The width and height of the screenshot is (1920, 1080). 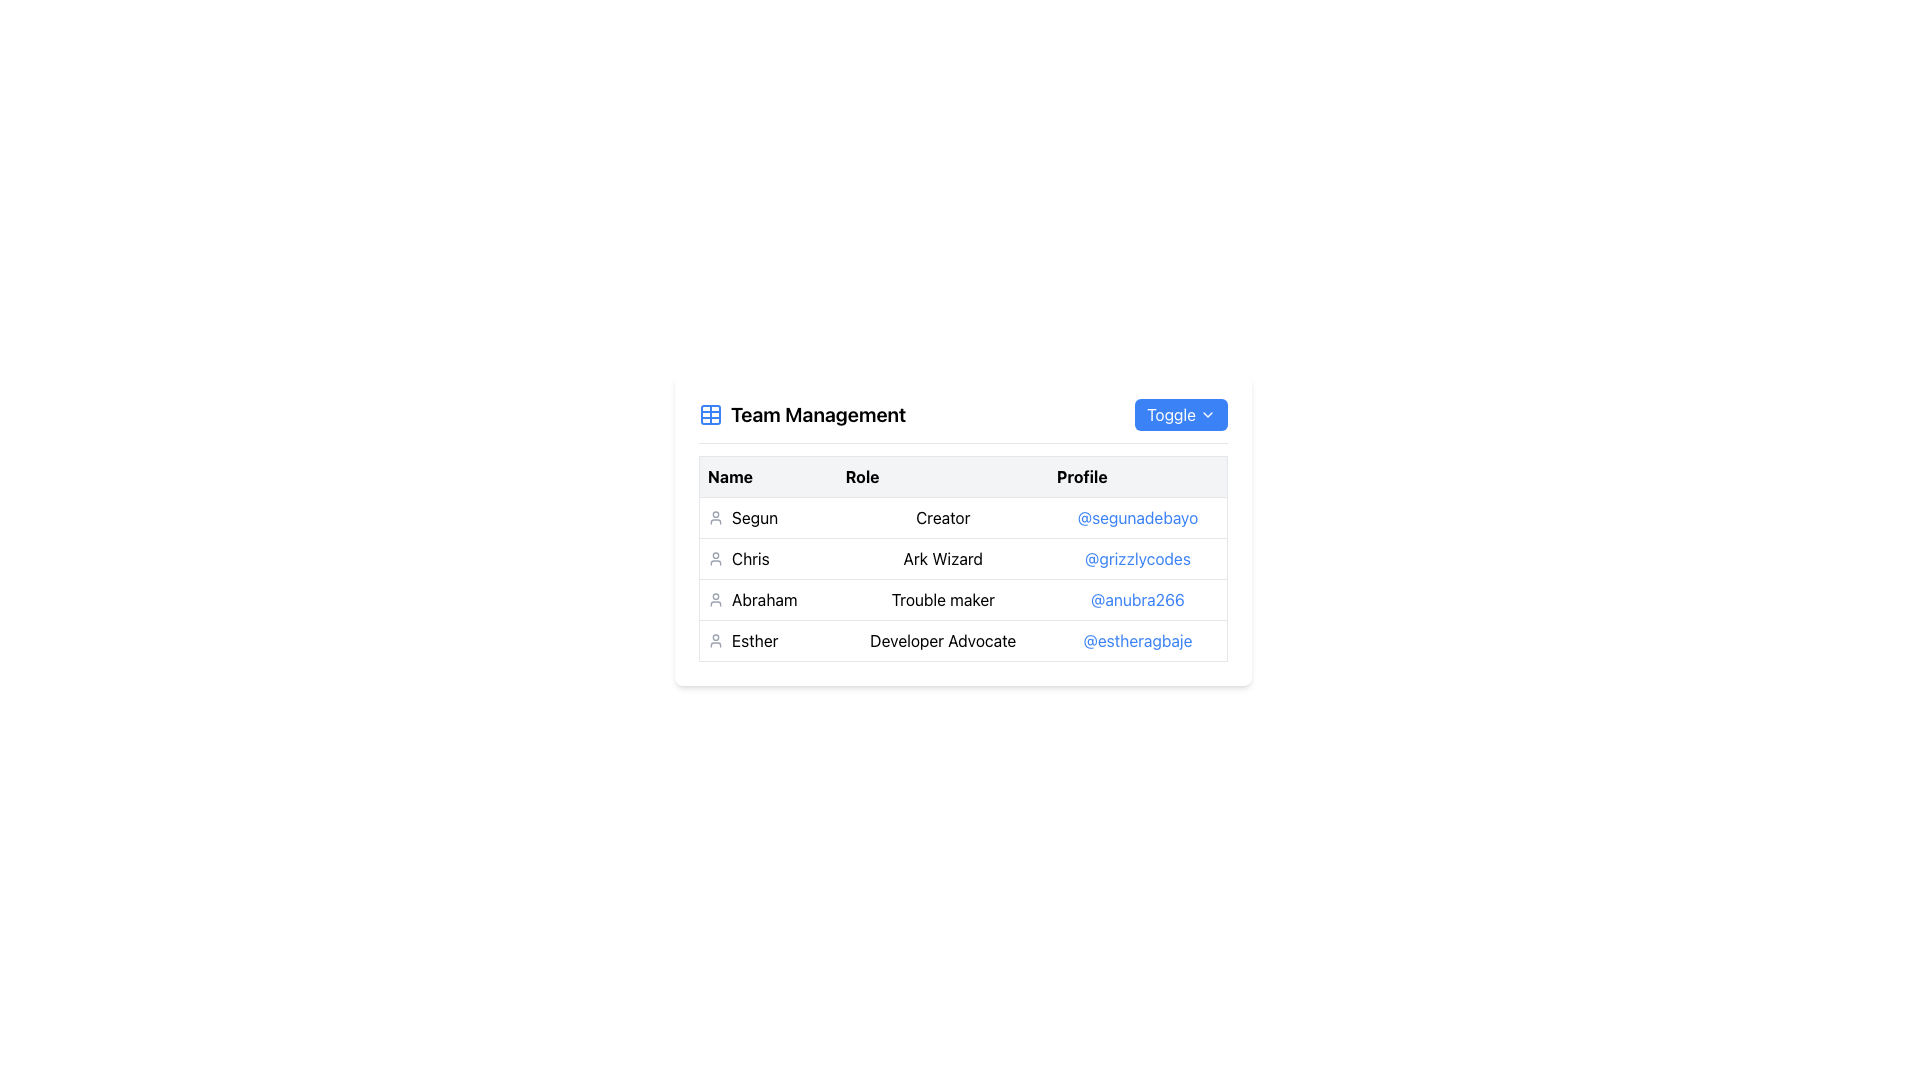 I want to click on the interactive username link '@estheragbaje' in the 'Profile' column of the table, so click(x=1137, y=640).